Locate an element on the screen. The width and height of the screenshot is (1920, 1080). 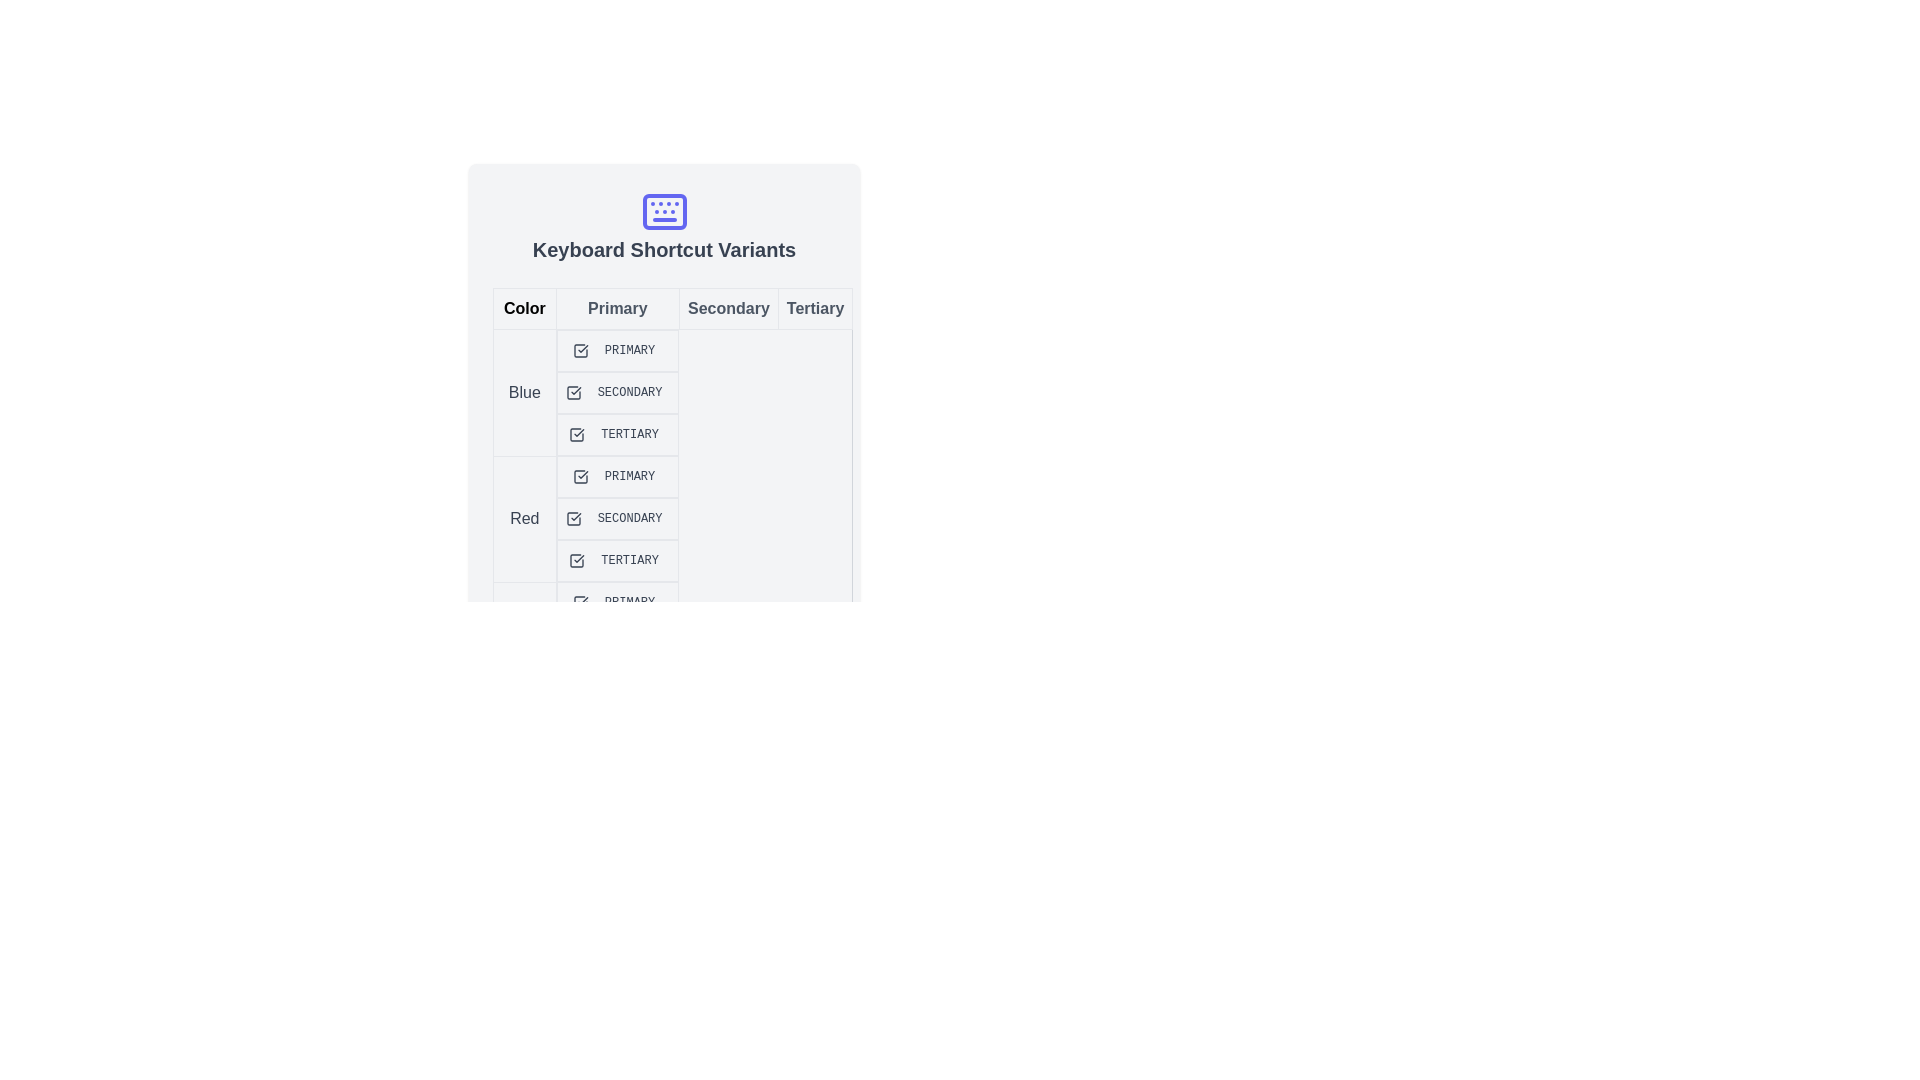
the Compound element that includes a checkbox and a label located in the 'Blue' row and 'Primary' column, positioned just under the 'Color' header area is located at coordinates (617, 350).